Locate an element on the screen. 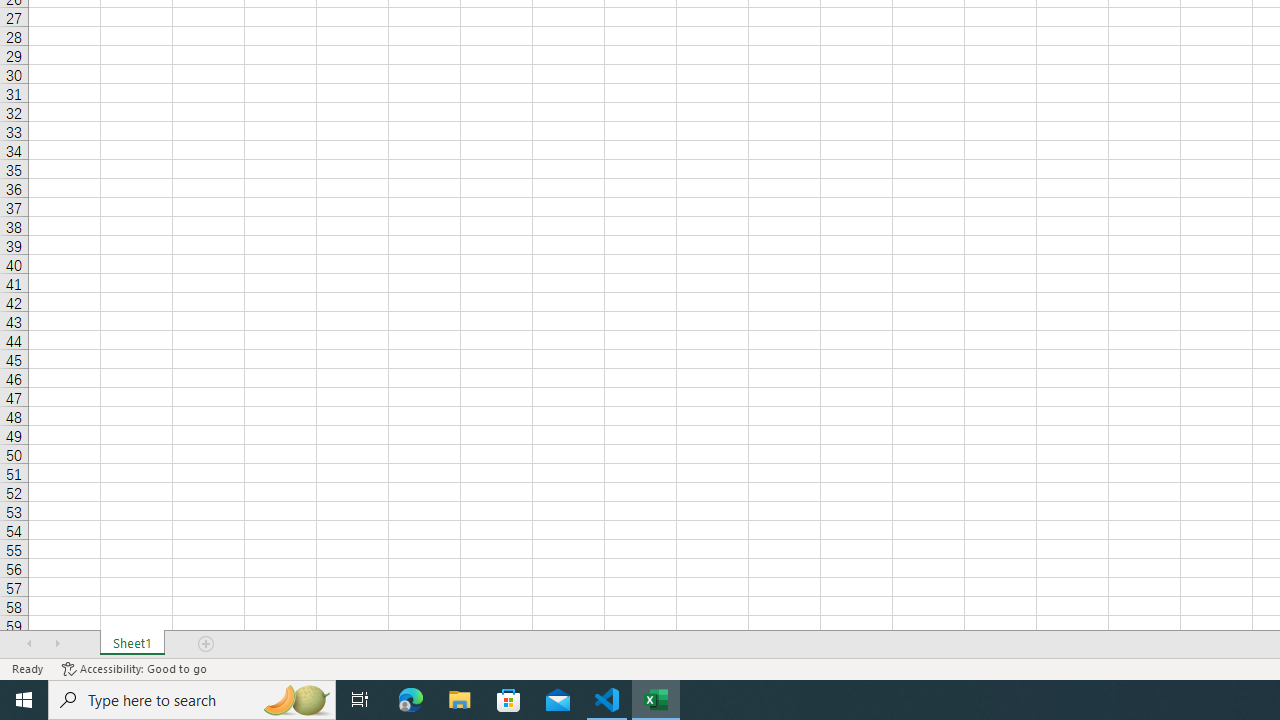  'Scroll Right' is located at coordinates (57, 644).